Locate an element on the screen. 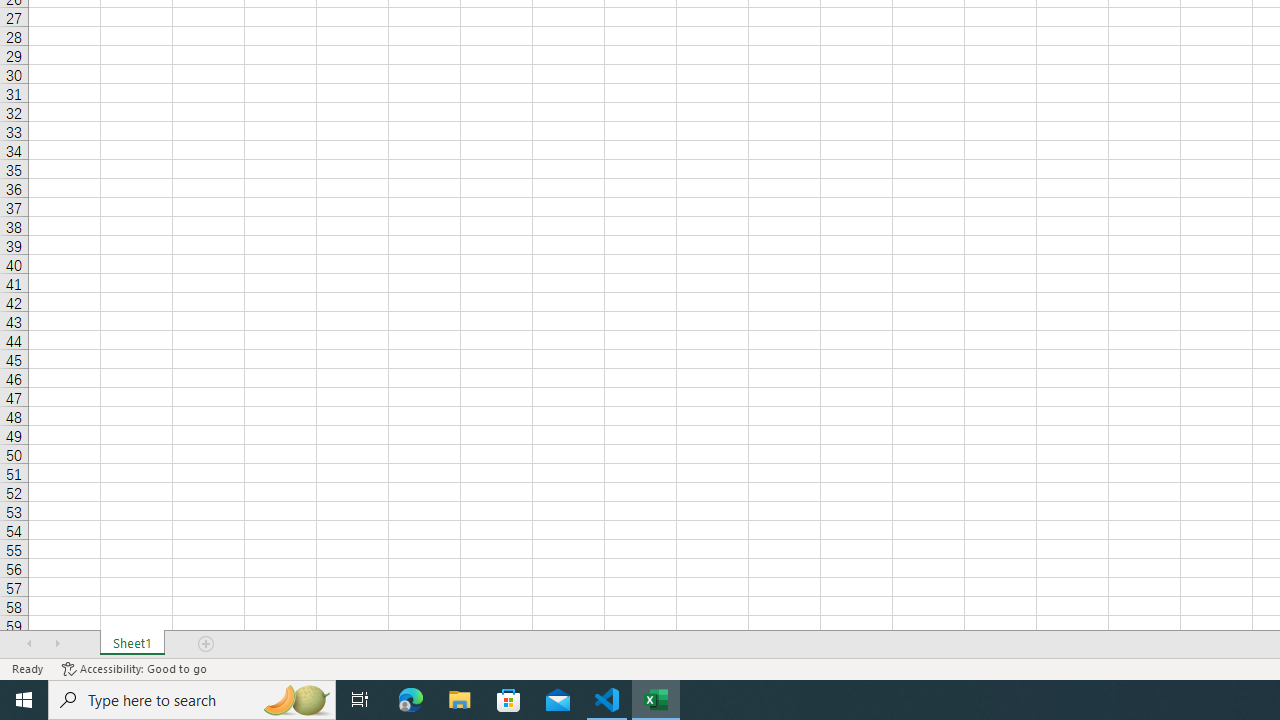  'Scroll Right' is located at coordinates (57, 644).